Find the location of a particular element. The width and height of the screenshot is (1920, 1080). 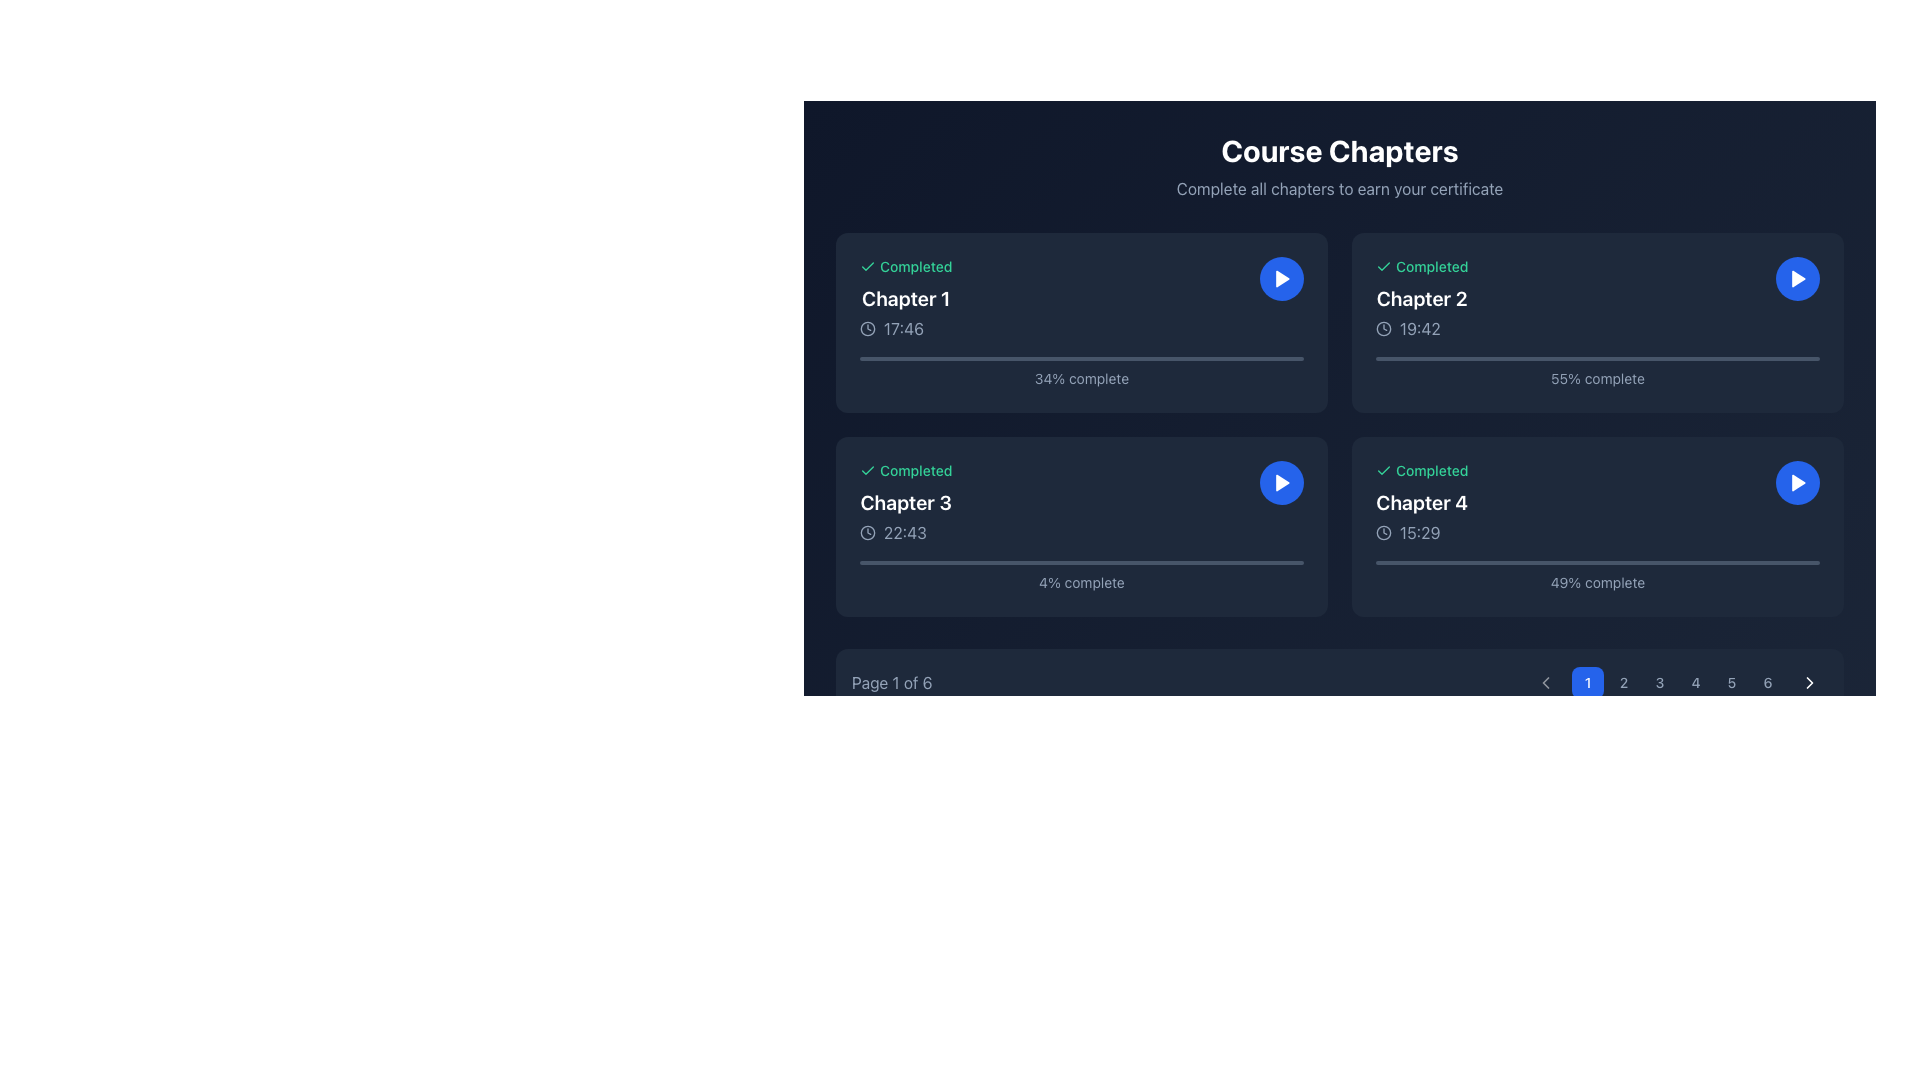

the visual state of the completion icon located in the top-left corner of the completion status row, adjacent to the text 'Completed' is located at coordinates (1382, 470).